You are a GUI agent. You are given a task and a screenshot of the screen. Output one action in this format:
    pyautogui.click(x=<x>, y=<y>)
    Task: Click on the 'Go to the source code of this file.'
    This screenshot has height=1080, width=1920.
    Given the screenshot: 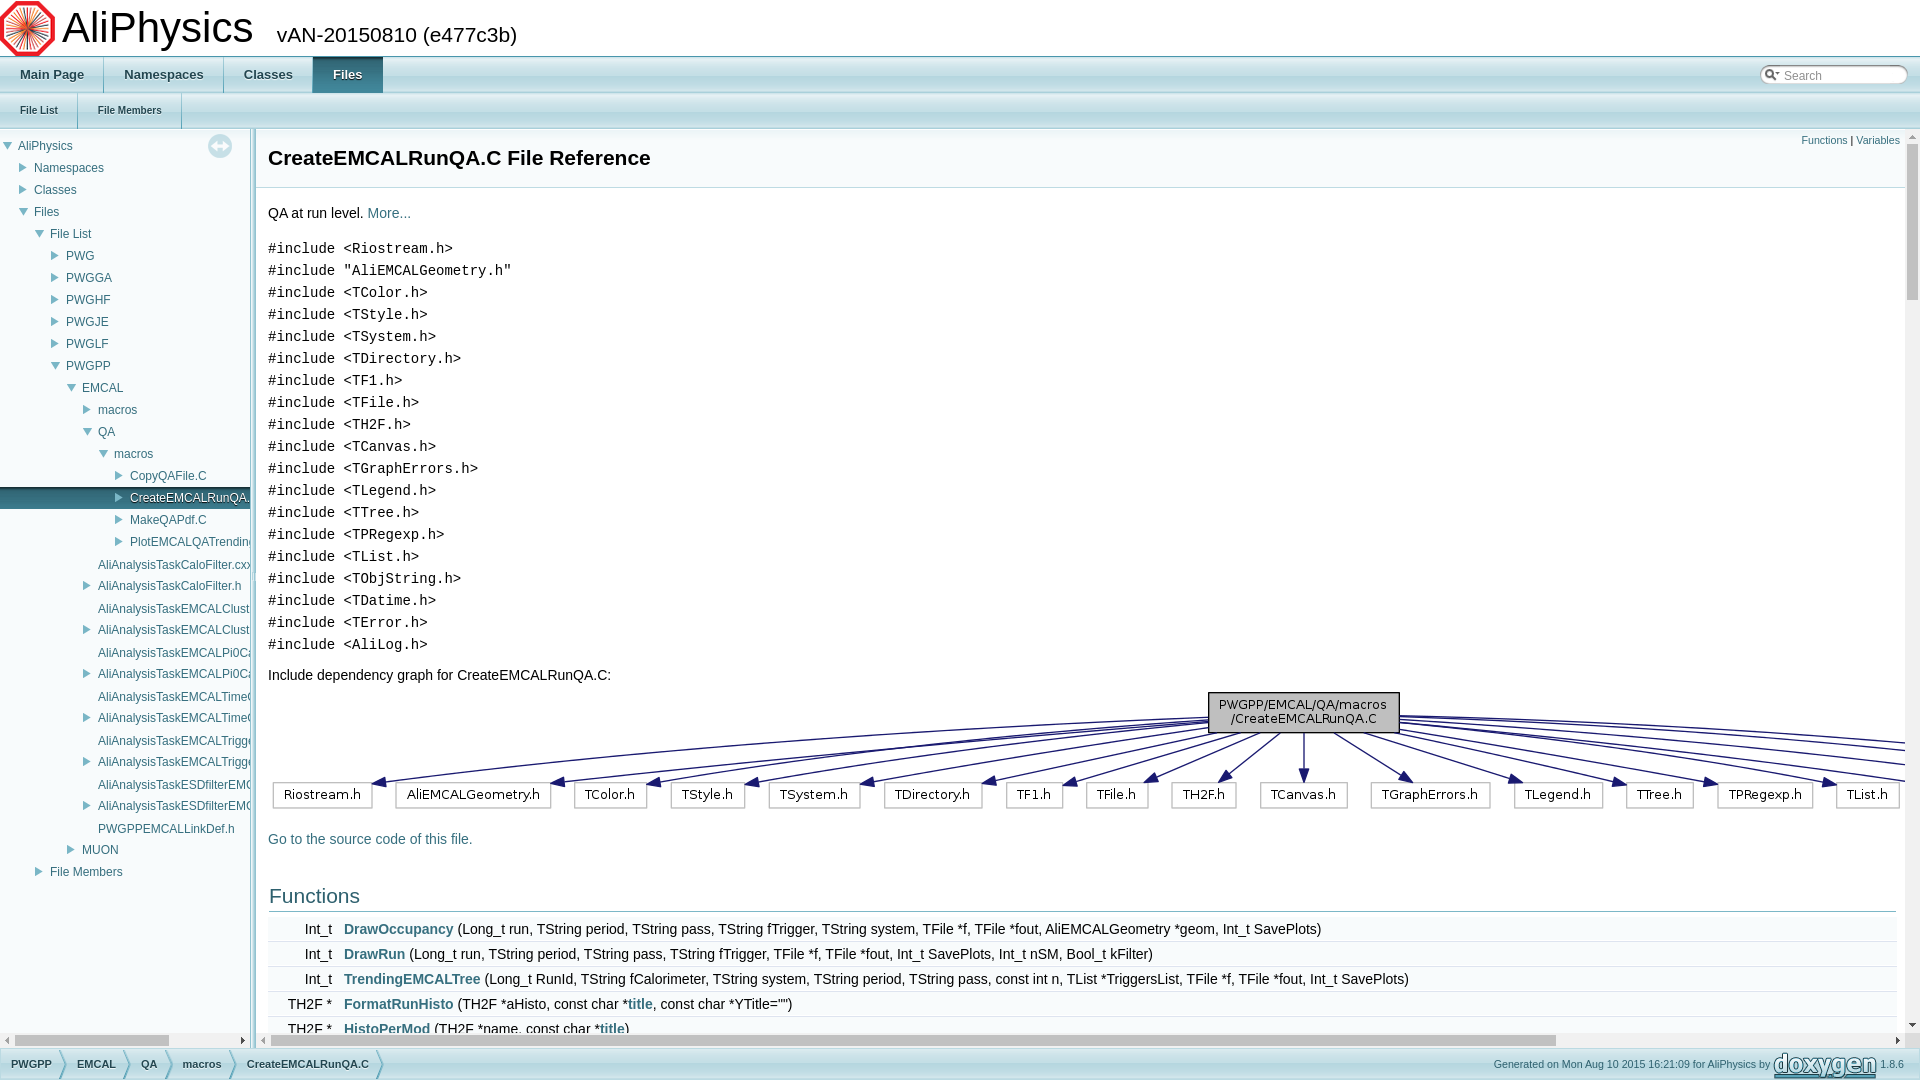 What is the action you would take?
    pyautogui.click(x=267, y=839)
    